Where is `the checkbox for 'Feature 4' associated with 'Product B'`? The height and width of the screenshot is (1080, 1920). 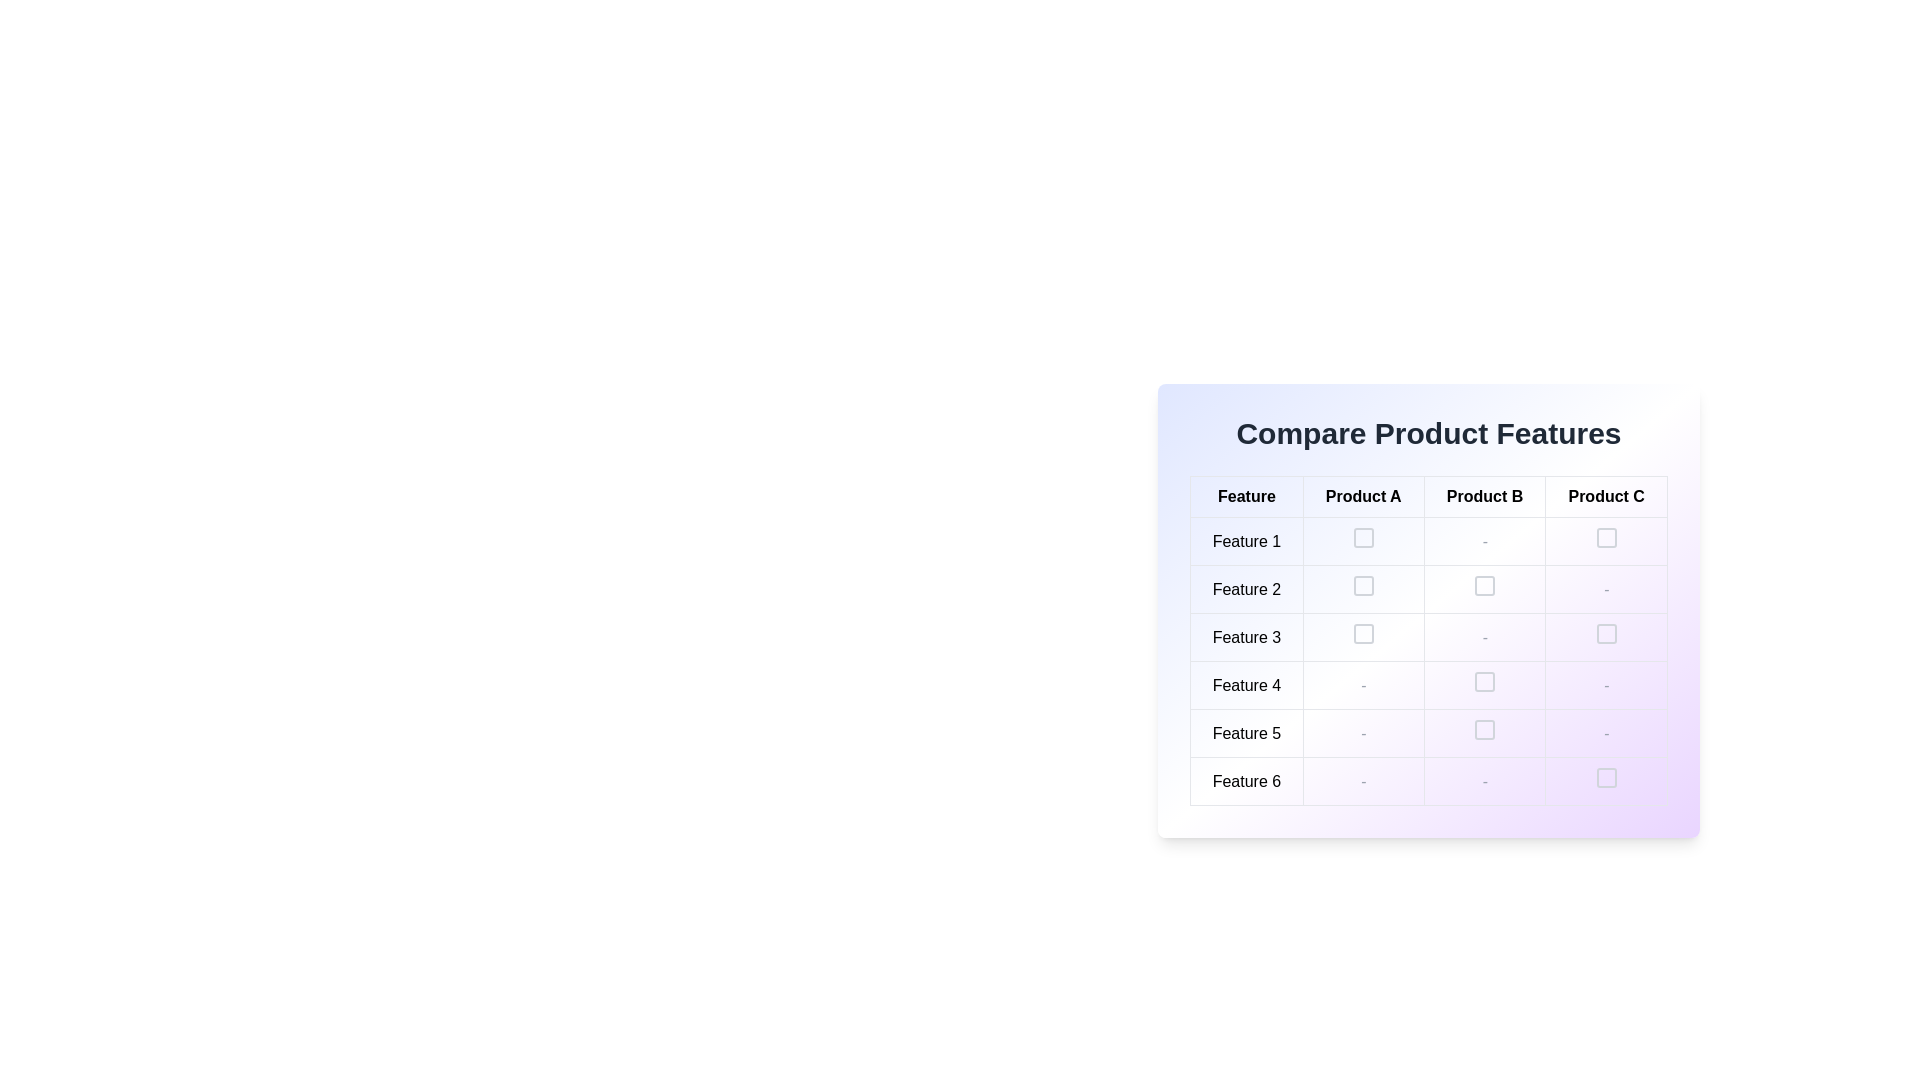
the checkbox for 'Feature 4' associated with 'Product B' is located at coordinates (1485, 681).